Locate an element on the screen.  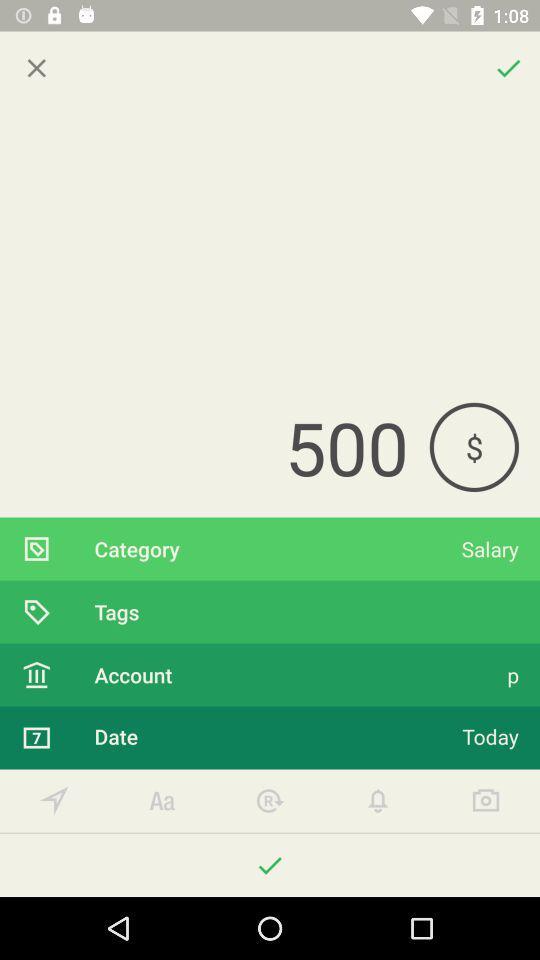
icon to the right of the 500 is located at coordinates (473, 447).